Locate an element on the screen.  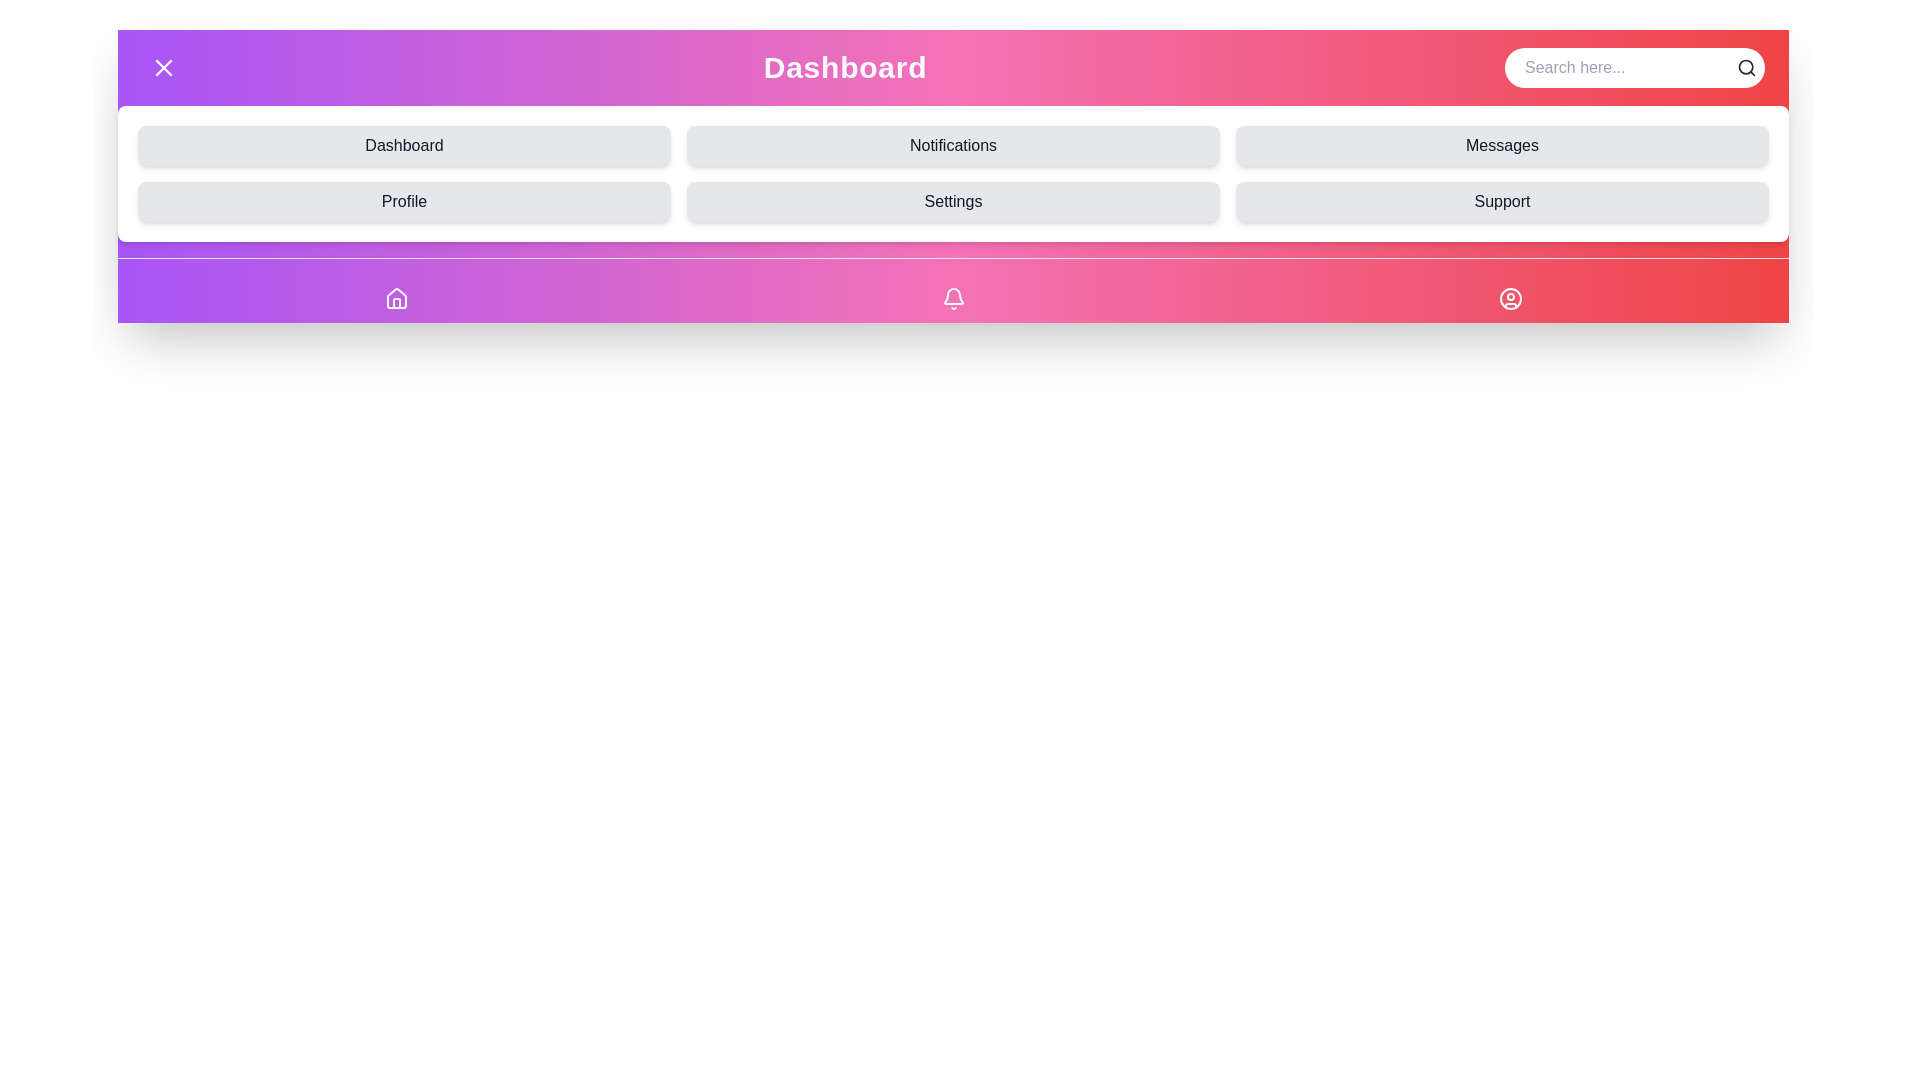
the footer button corresponding to Alerts is located at coordinates (952, 299).